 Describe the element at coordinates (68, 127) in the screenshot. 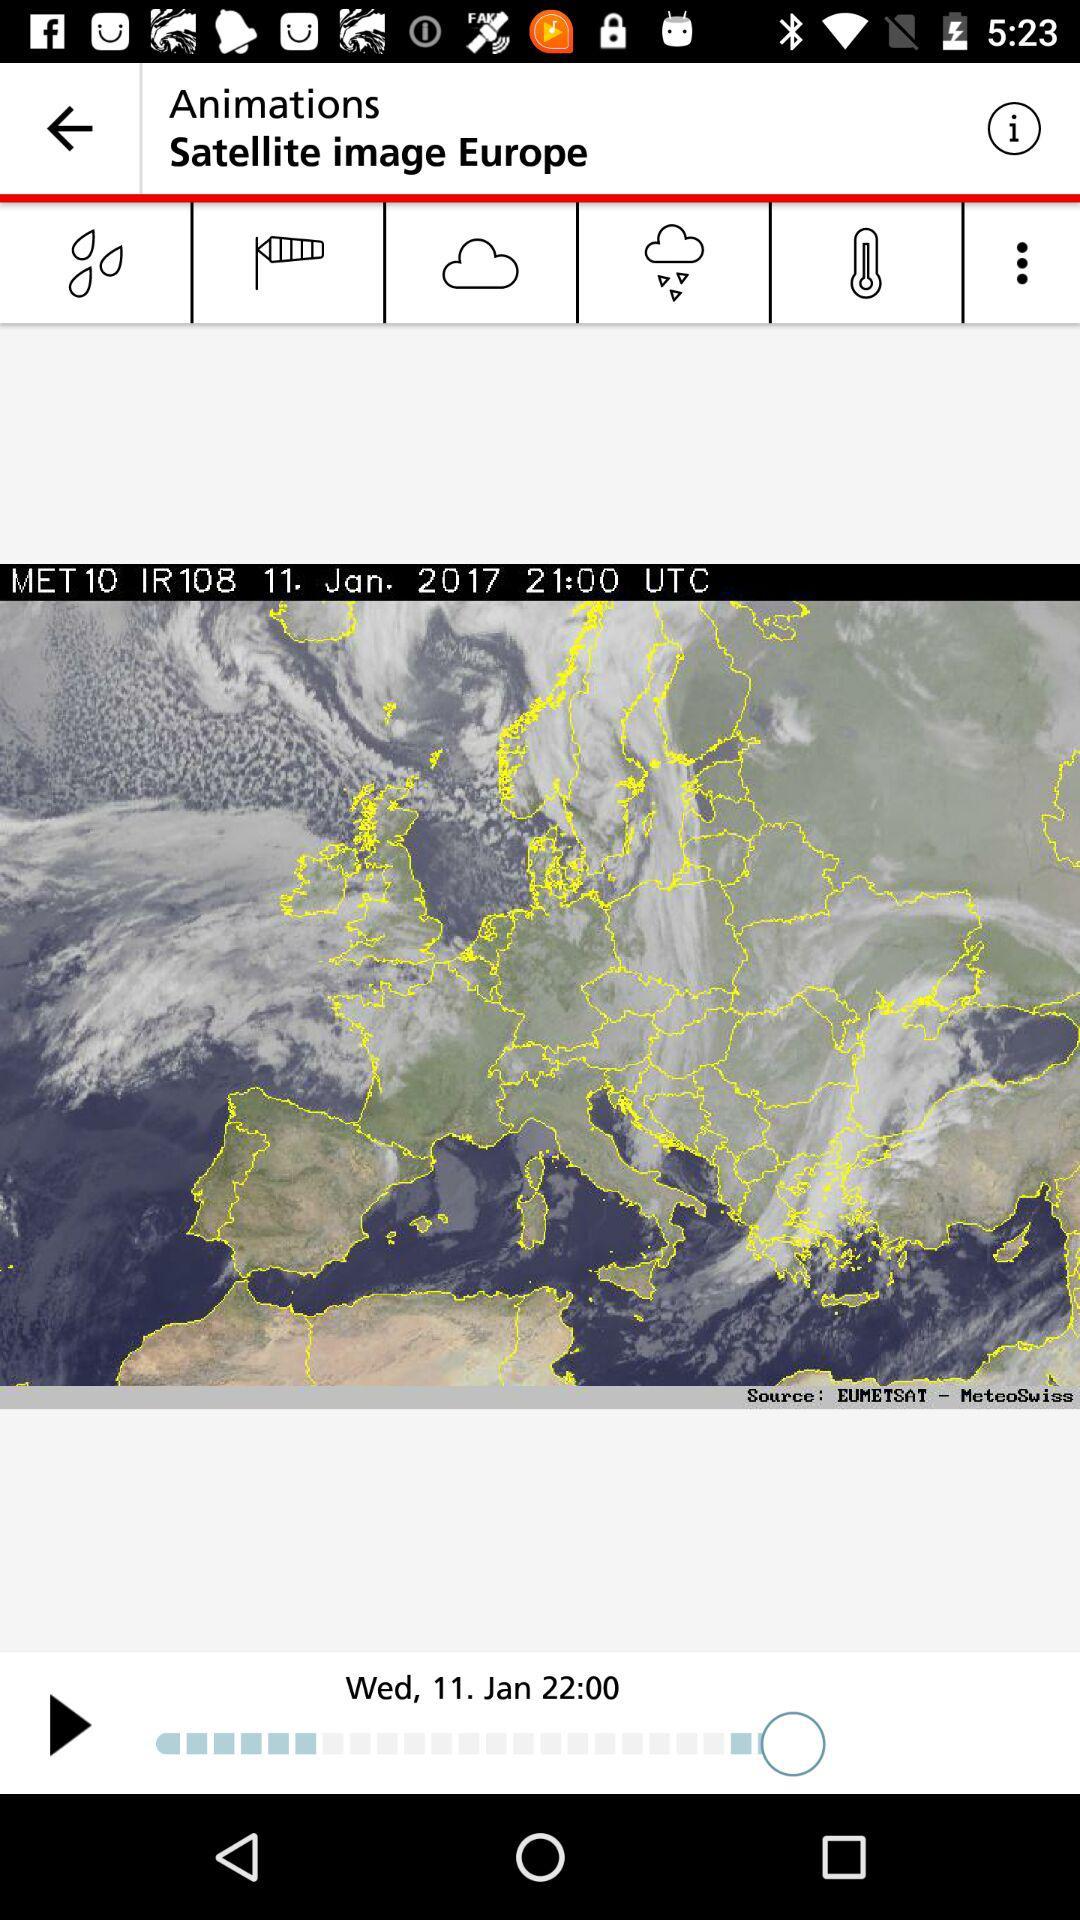

I see `the item next to animations` at that location.